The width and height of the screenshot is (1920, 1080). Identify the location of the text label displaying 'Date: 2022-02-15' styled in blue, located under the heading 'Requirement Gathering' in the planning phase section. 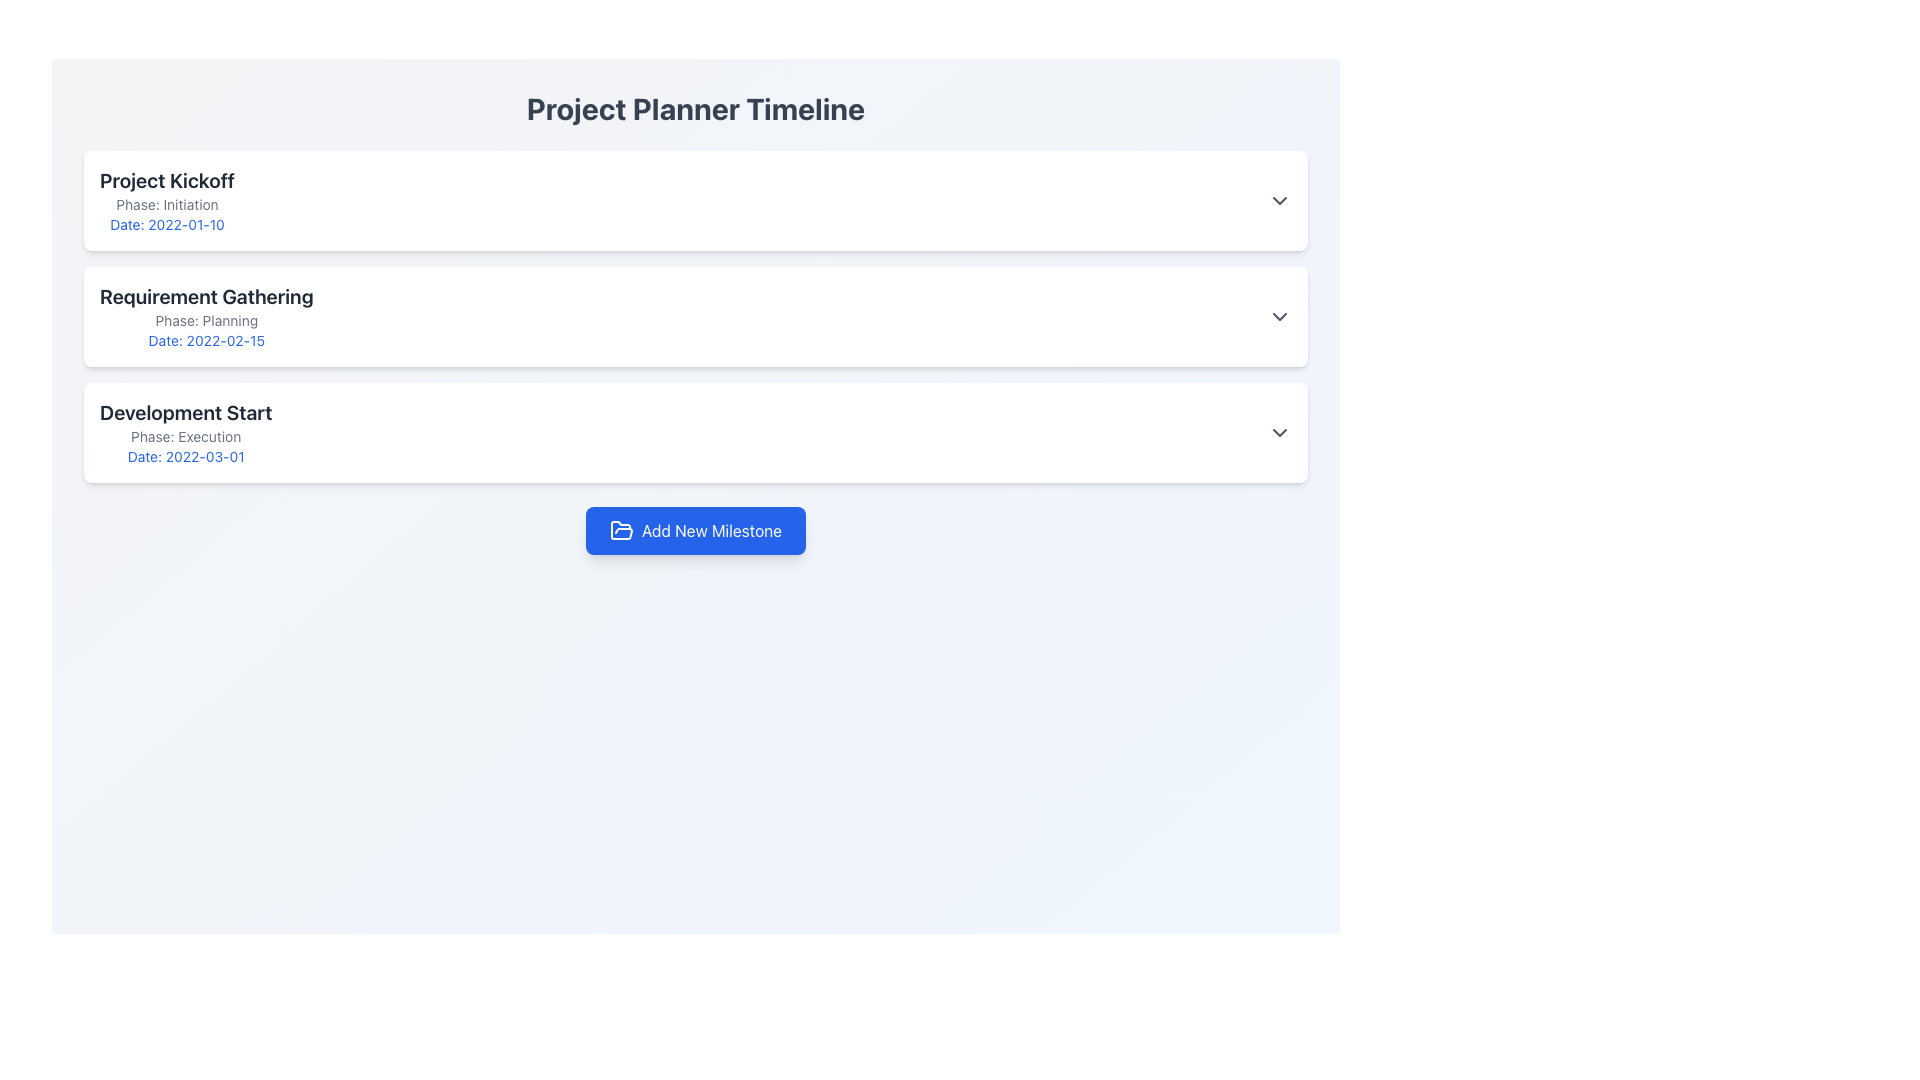
(206, 339).